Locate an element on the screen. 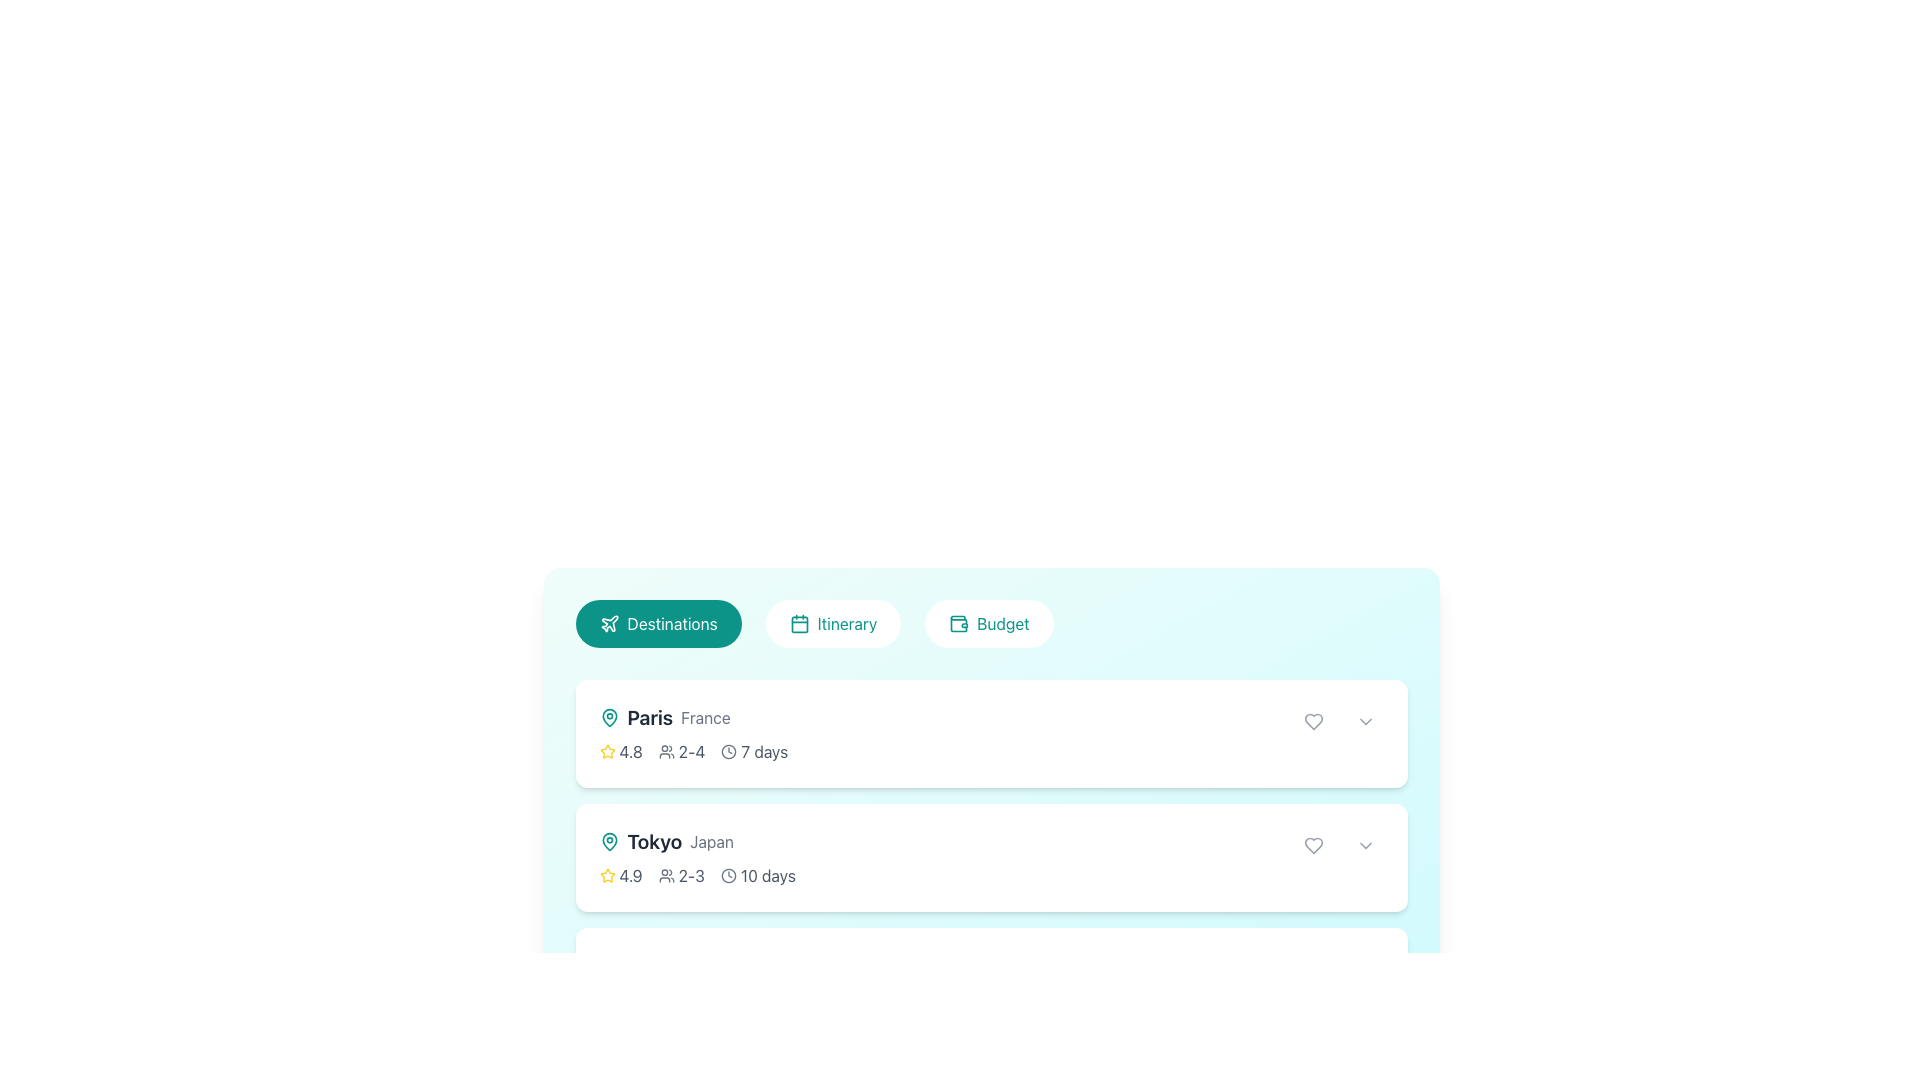 Image resolution: width=1920 pixels, height=1080 pixels. the informational text label indicating the duration associated with the current list entry, located below the rating stars and group size icons in the first entry of the list is located at coordinates (763, 752).